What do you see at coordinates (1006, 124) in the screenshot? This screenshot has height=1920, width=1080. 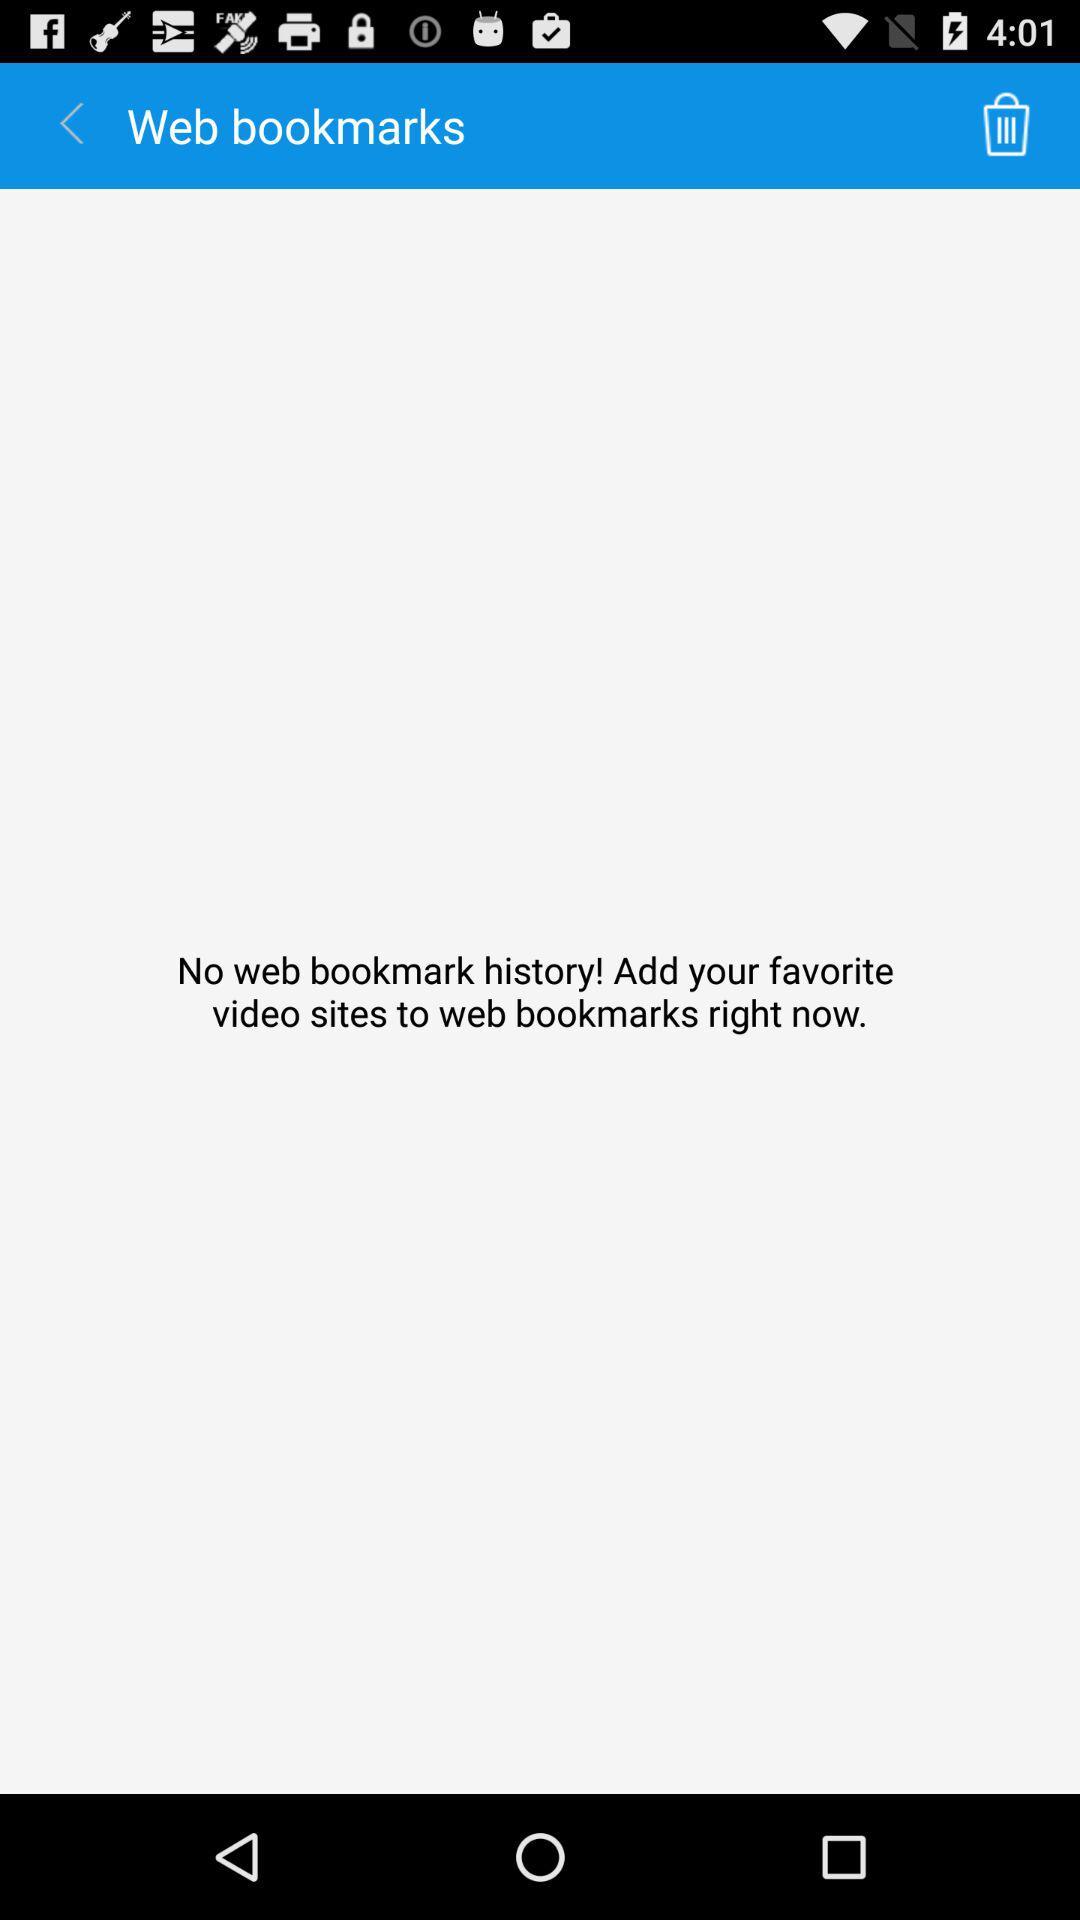 I see `the icon next to the web bookmarks item` at bounding box center [1006, 124].